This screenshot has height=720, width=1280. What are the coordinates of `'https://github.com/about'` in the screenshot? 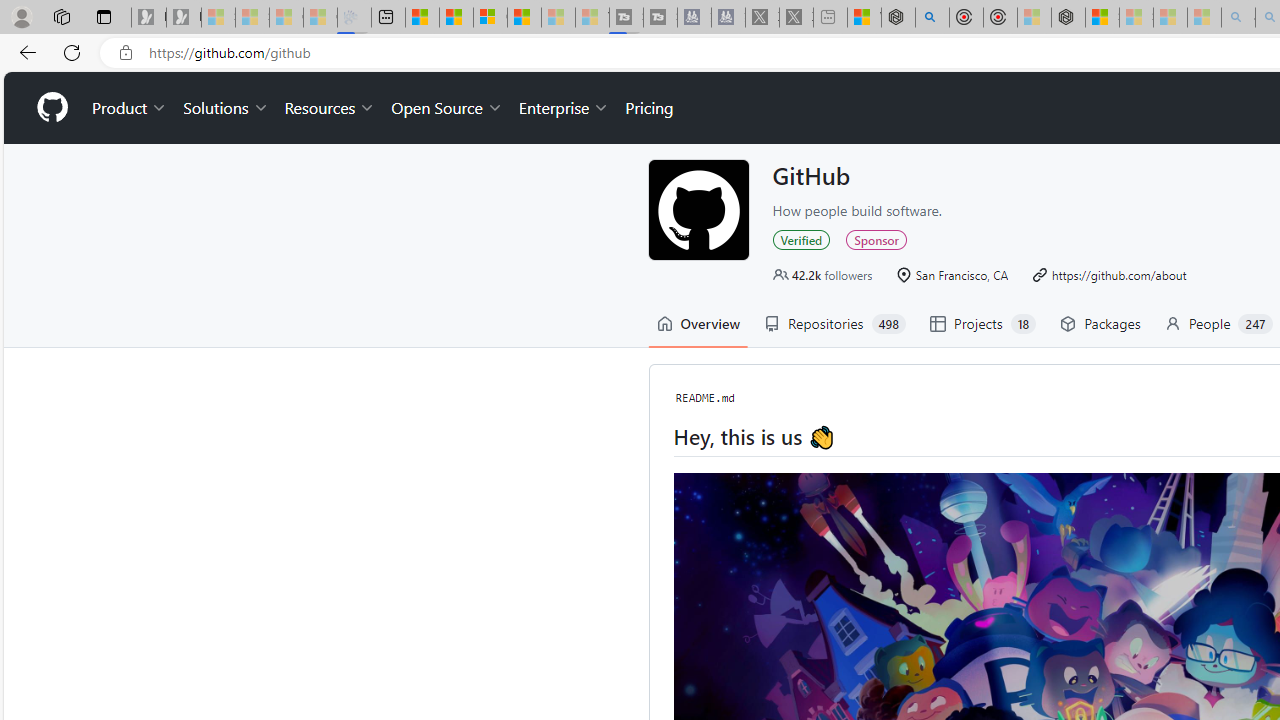 It's located at (1108, 274).